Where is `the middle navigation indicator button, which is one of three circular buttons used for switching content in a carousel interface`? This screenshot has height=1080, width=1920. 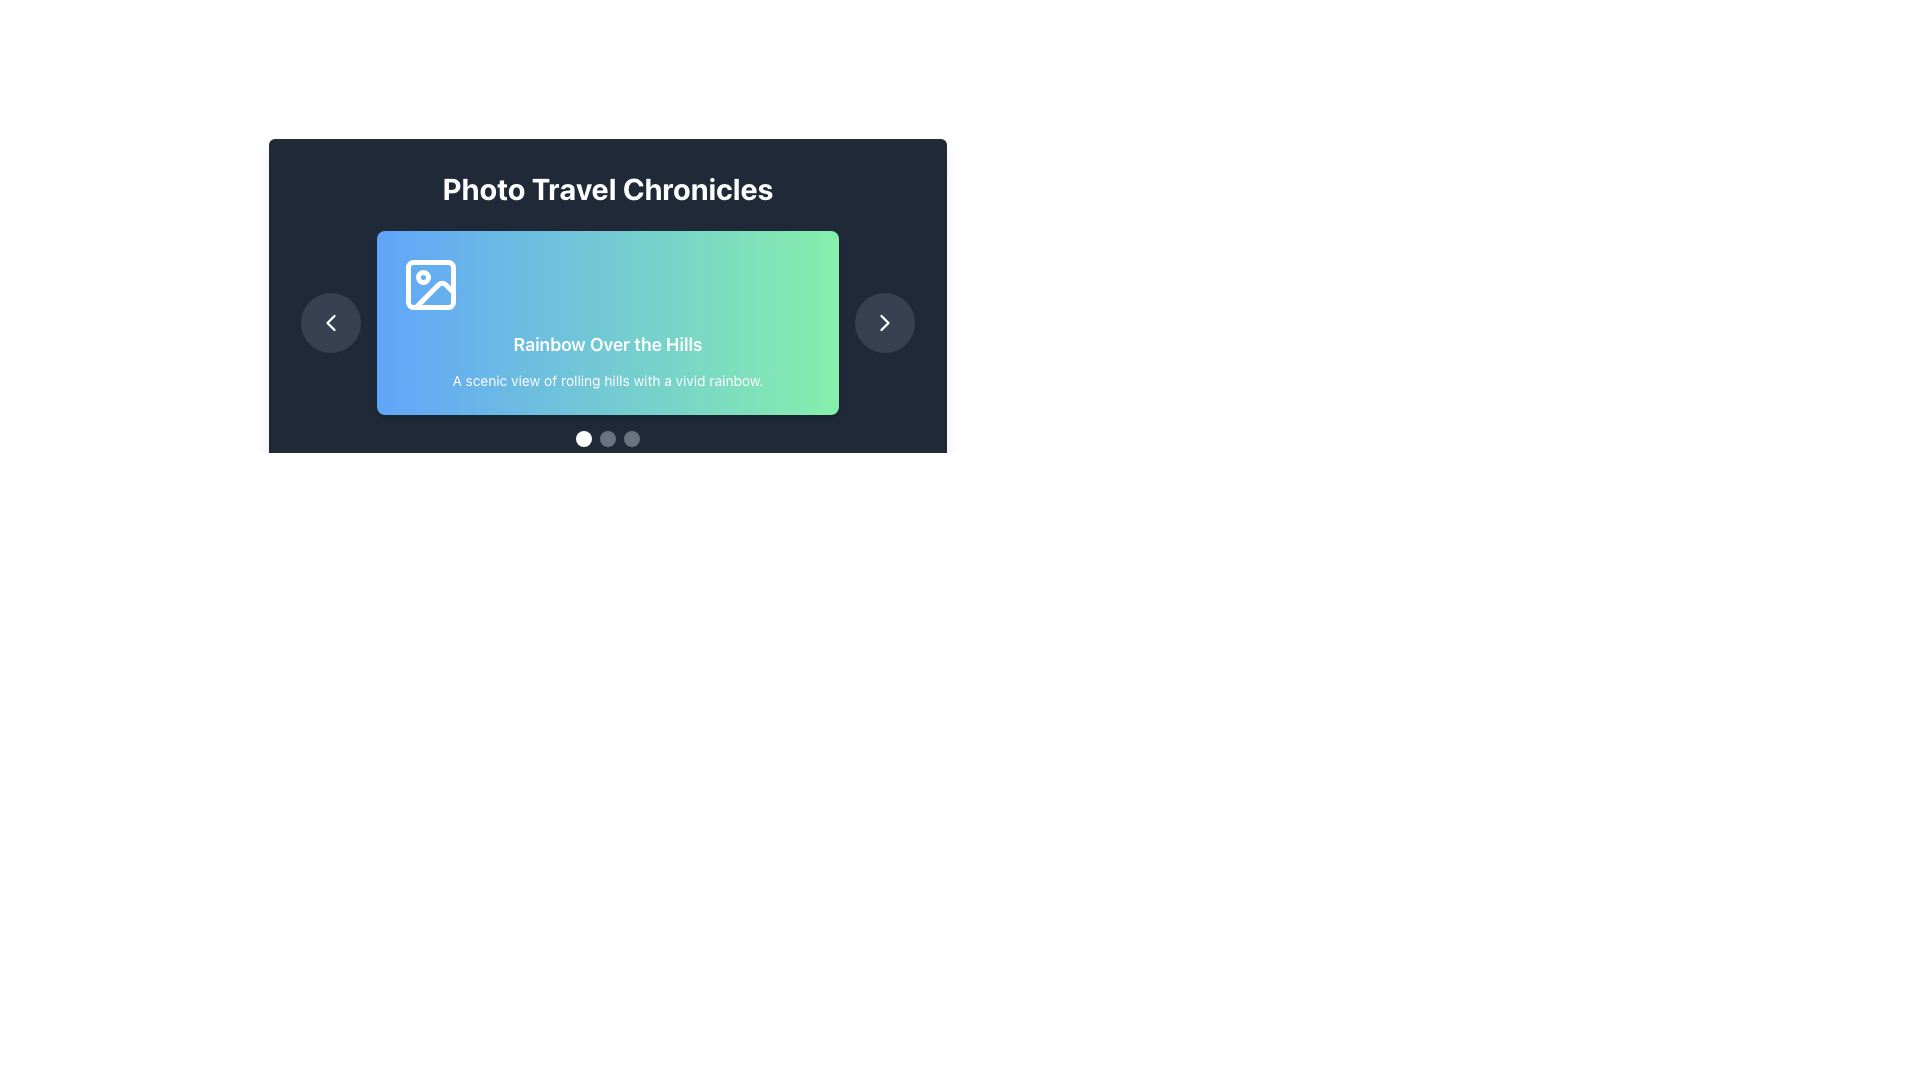 the middle navigation indicator button, which is one of three circular buttons used for switching content in a carousel interface is located at coordinates (607, 438).